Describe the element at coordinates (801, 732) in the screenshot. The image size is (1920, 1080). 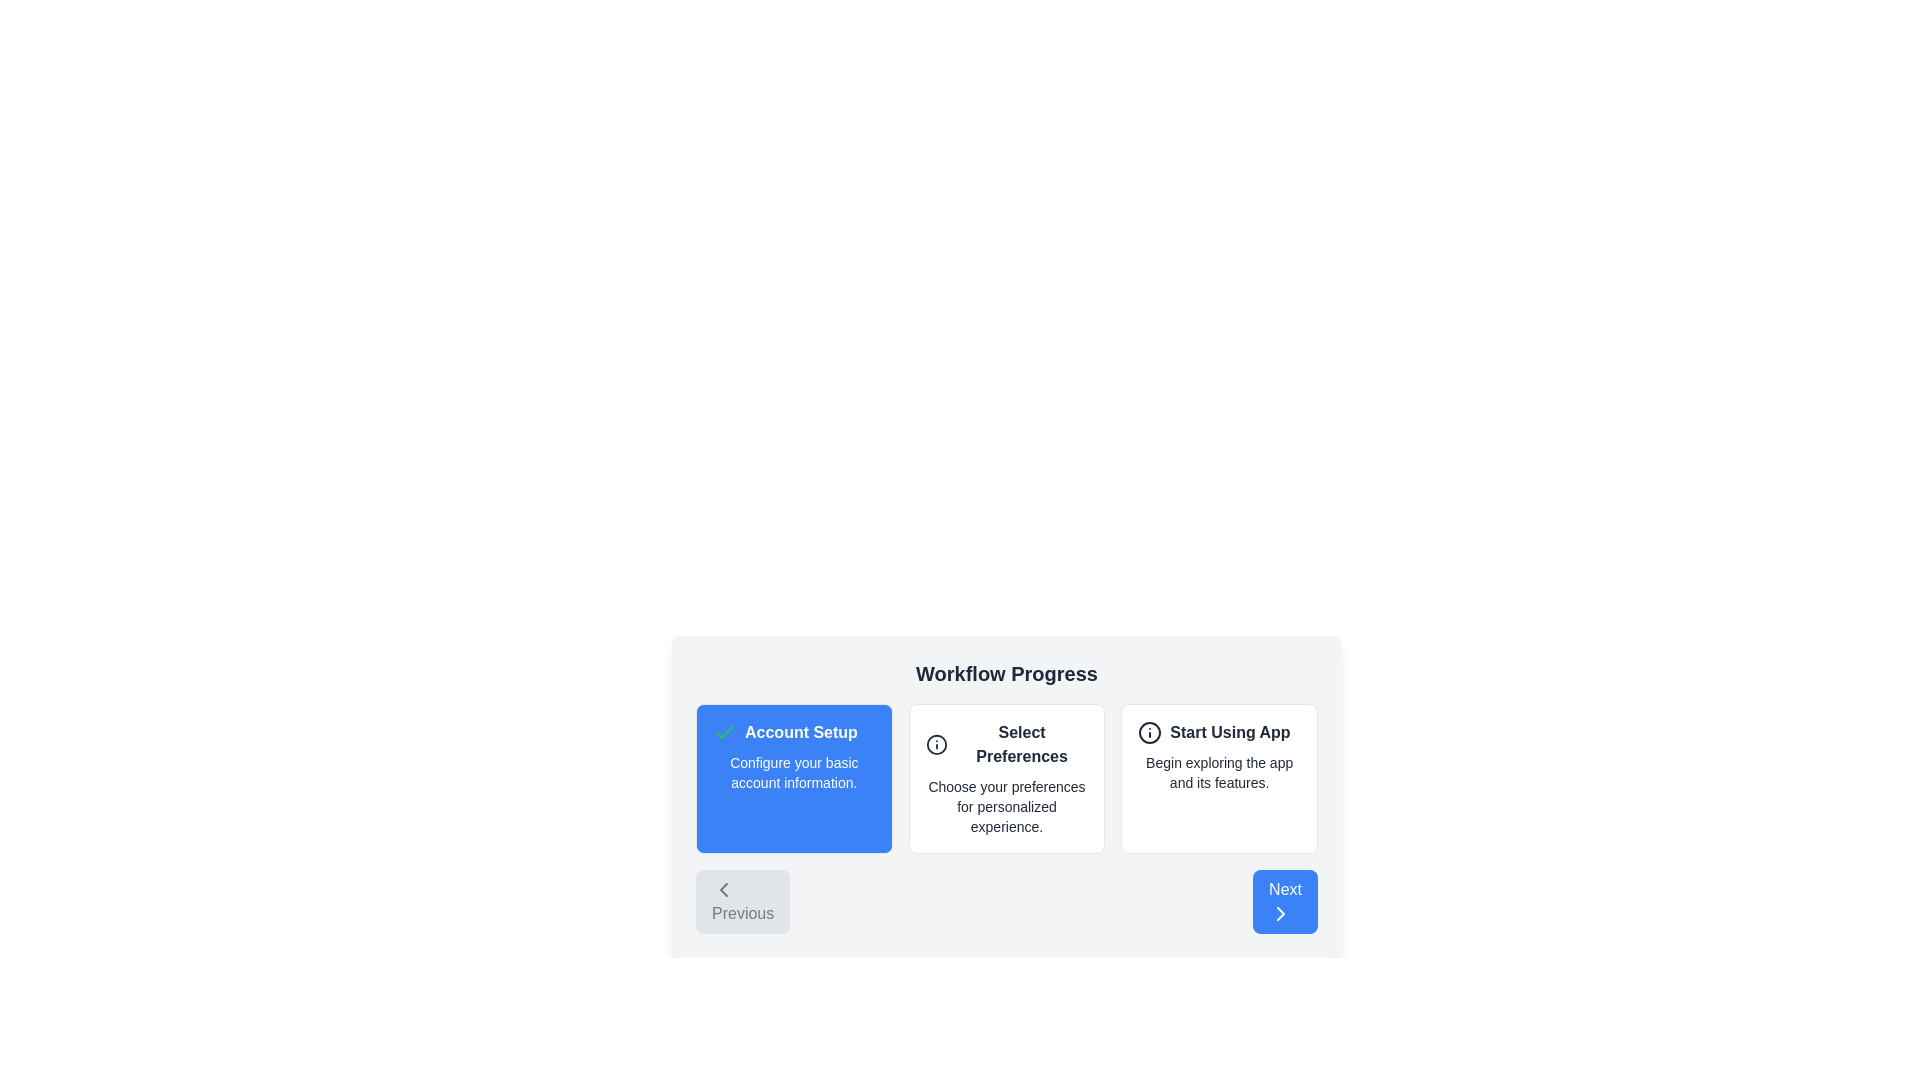
I see `the text label that indicates the name of the first step in the account setup workflow, positioned above the description text 'Configure your basic account information.'` at that location.